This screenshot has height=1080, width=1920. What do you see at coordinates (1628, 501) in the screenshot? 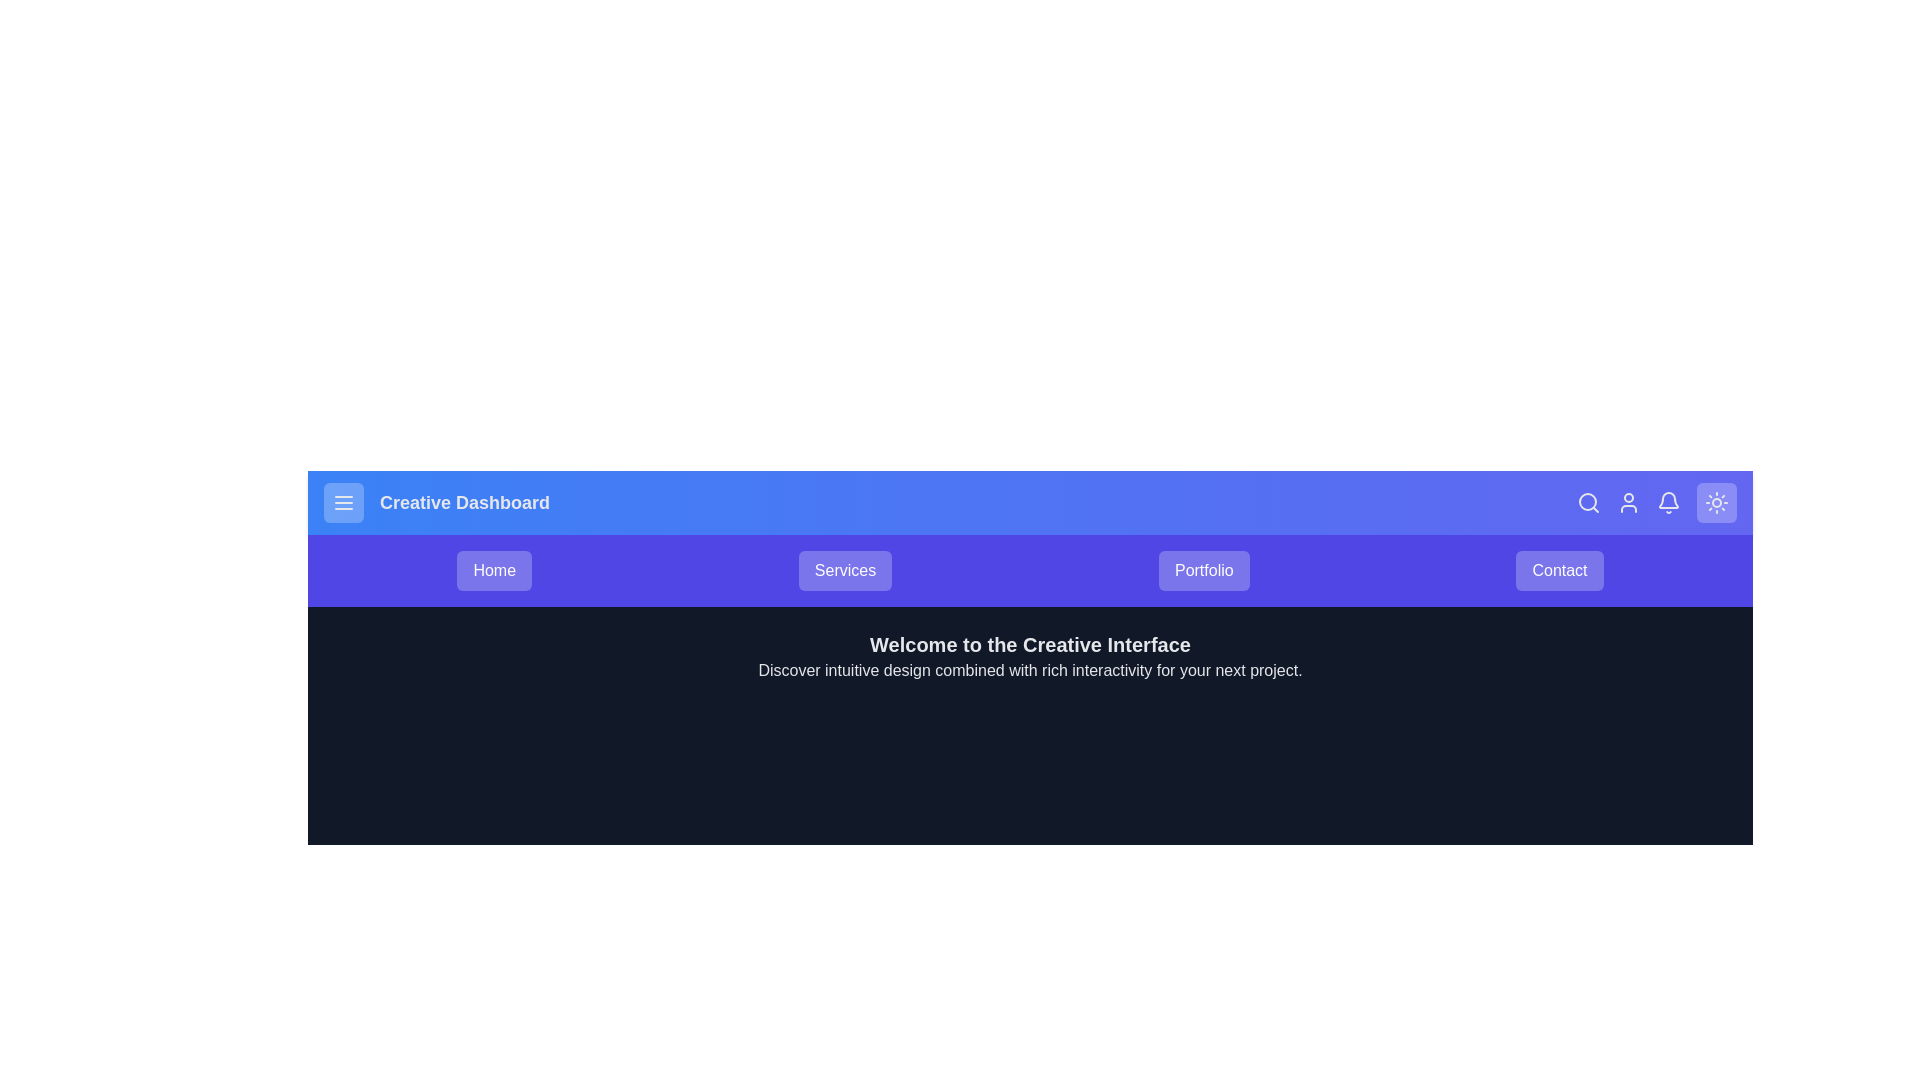
I see `the user icon in the header` at bounding box center [1628, 501].